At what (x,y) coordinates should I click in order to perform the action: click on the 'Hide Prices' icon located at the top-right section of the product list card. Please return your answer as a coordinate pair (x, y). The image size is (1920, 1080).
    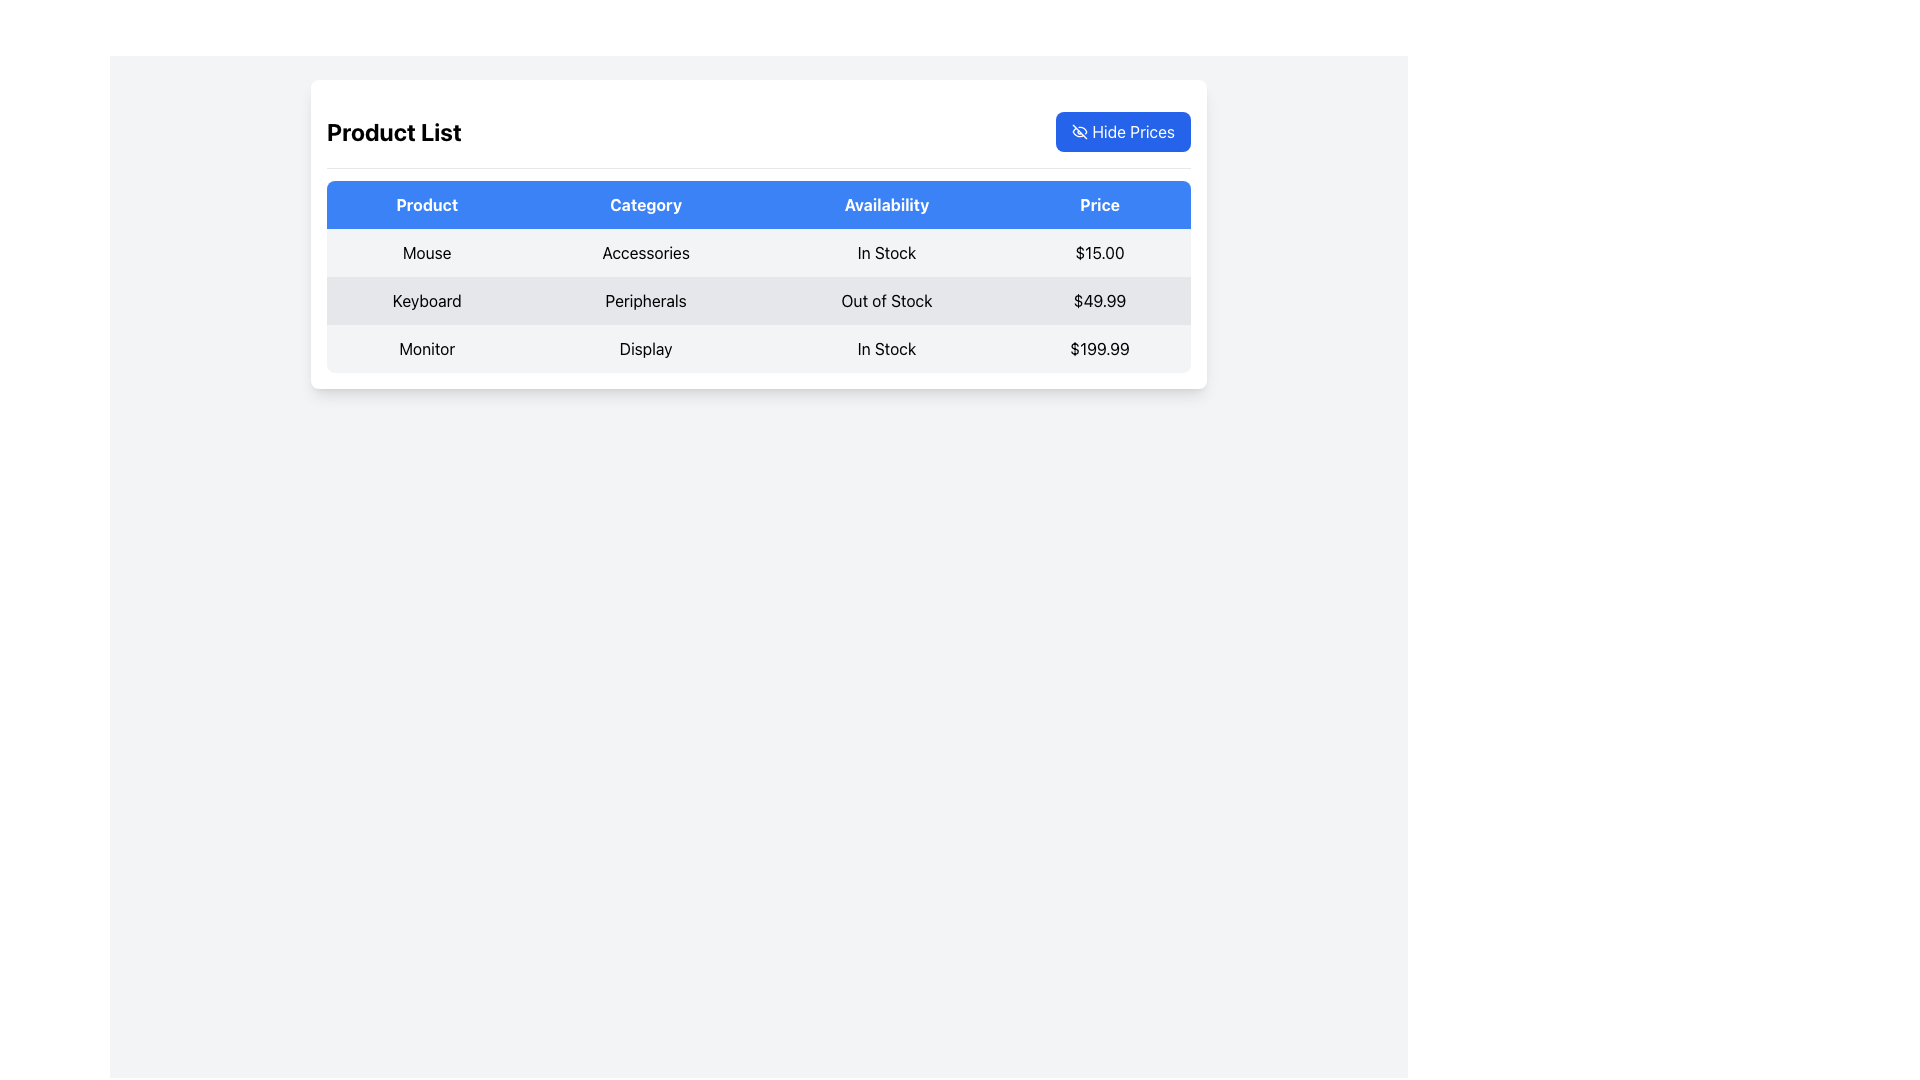
    Looking at the image, I should click on (1079, 131).